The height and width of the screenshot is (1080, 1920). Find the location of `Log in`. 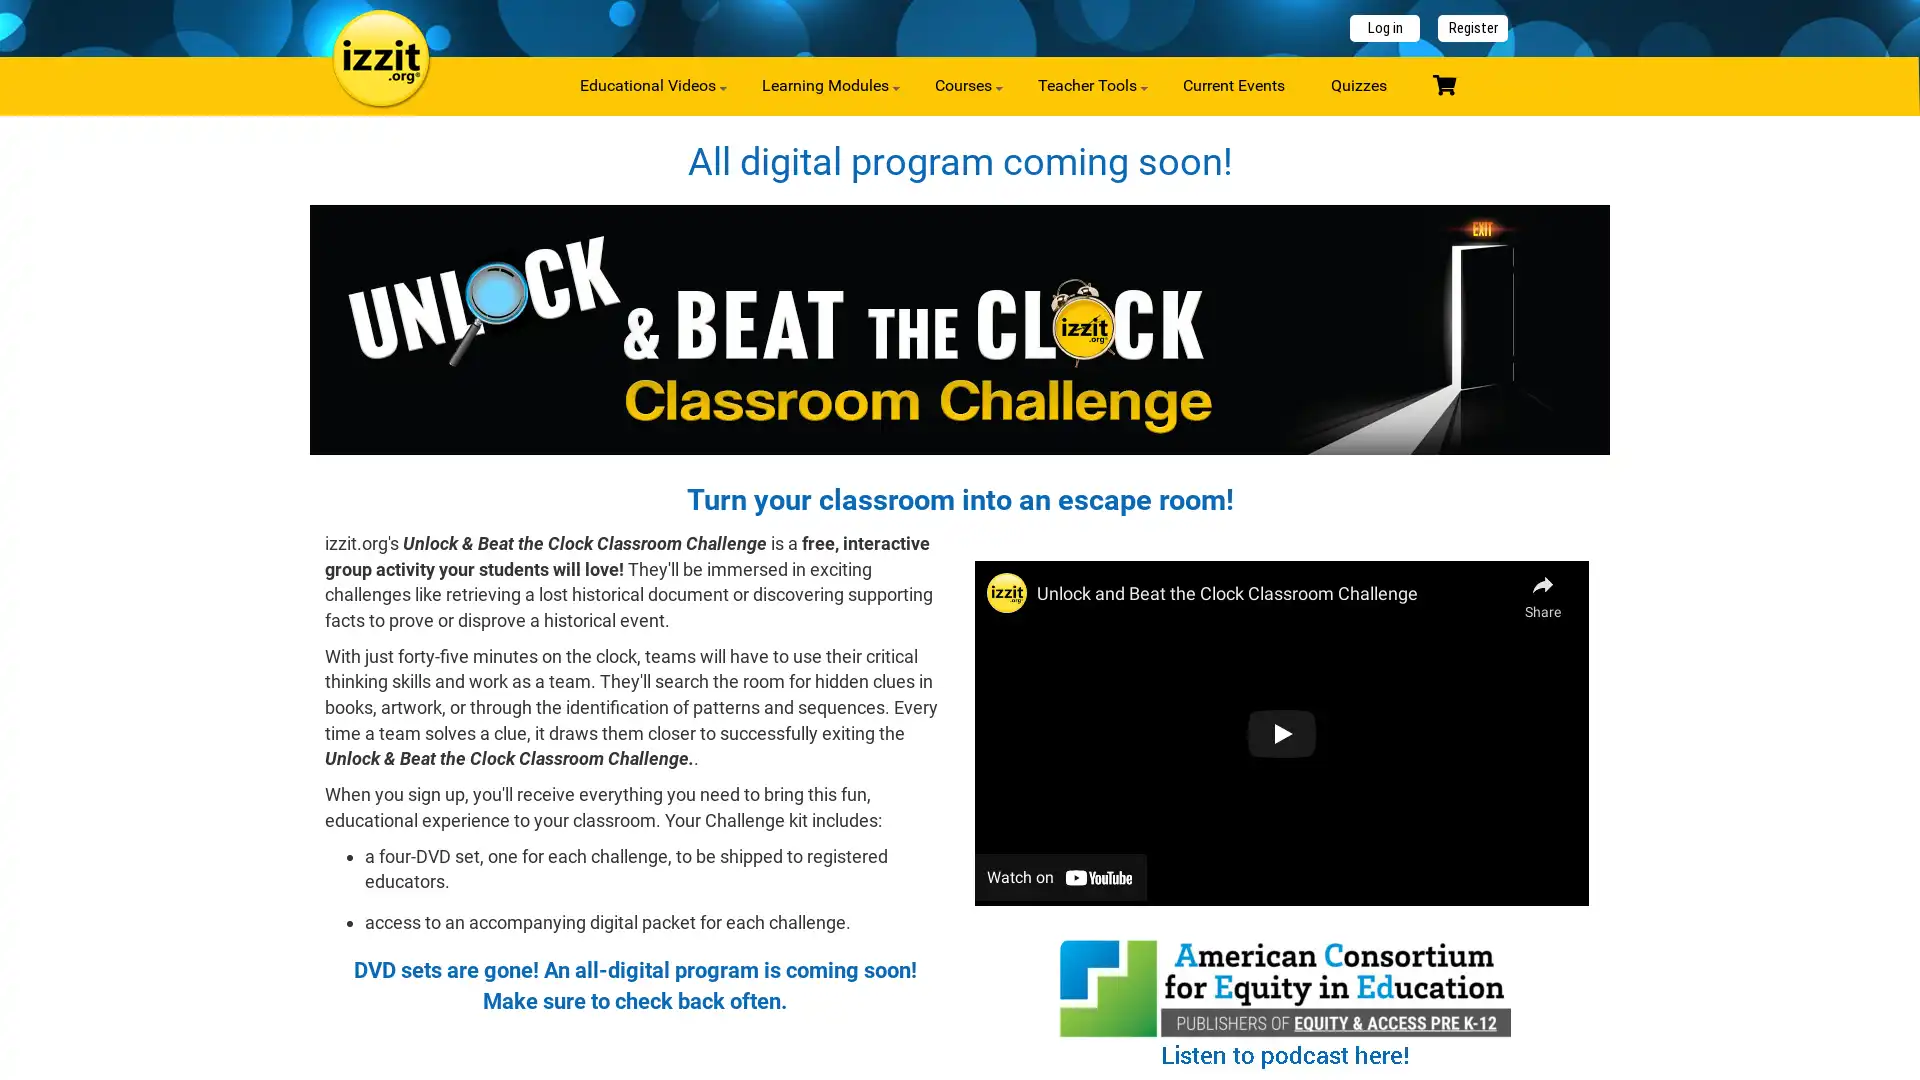

Log in is located at coordinates (1384, 28).